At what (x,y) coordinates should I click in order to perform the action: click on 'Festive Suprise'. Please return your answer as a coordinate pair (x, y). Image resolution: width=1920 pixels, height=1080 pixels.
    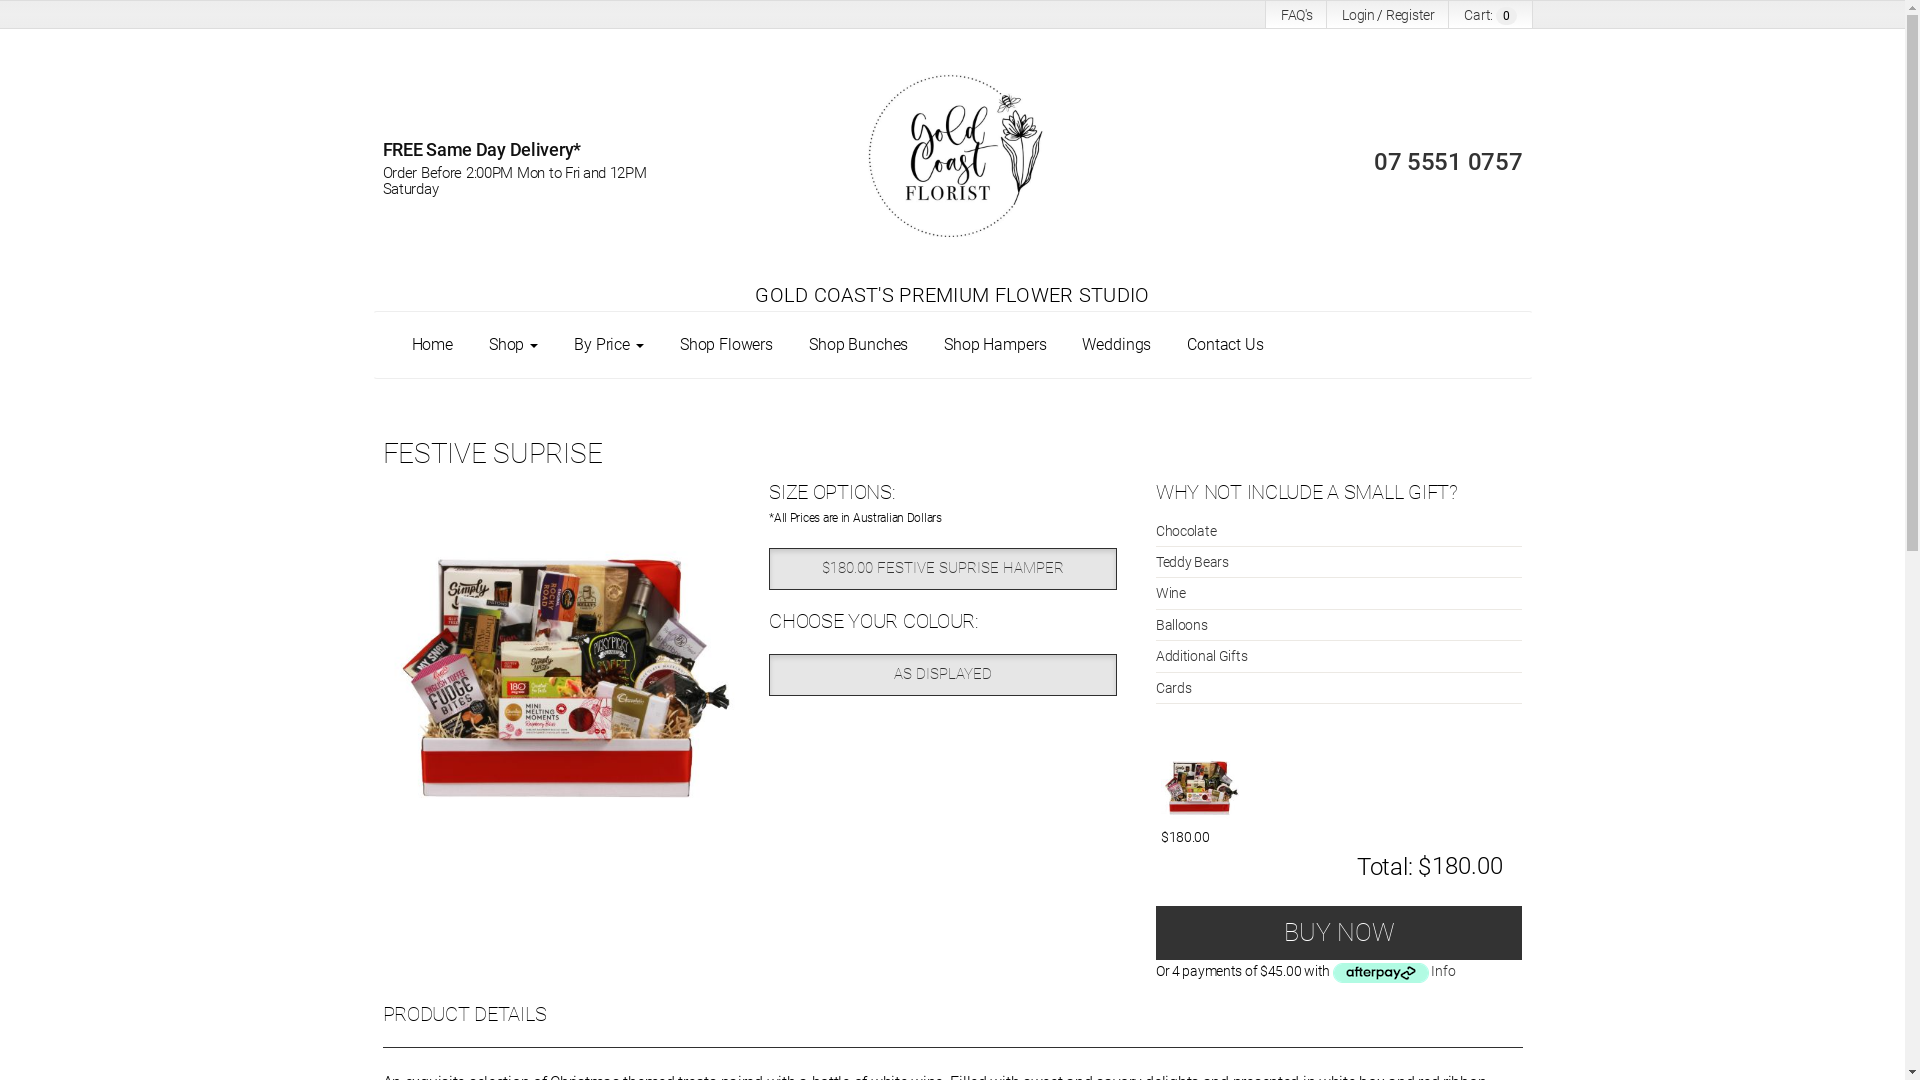
    Looking at the image, I should click on (382, 664).